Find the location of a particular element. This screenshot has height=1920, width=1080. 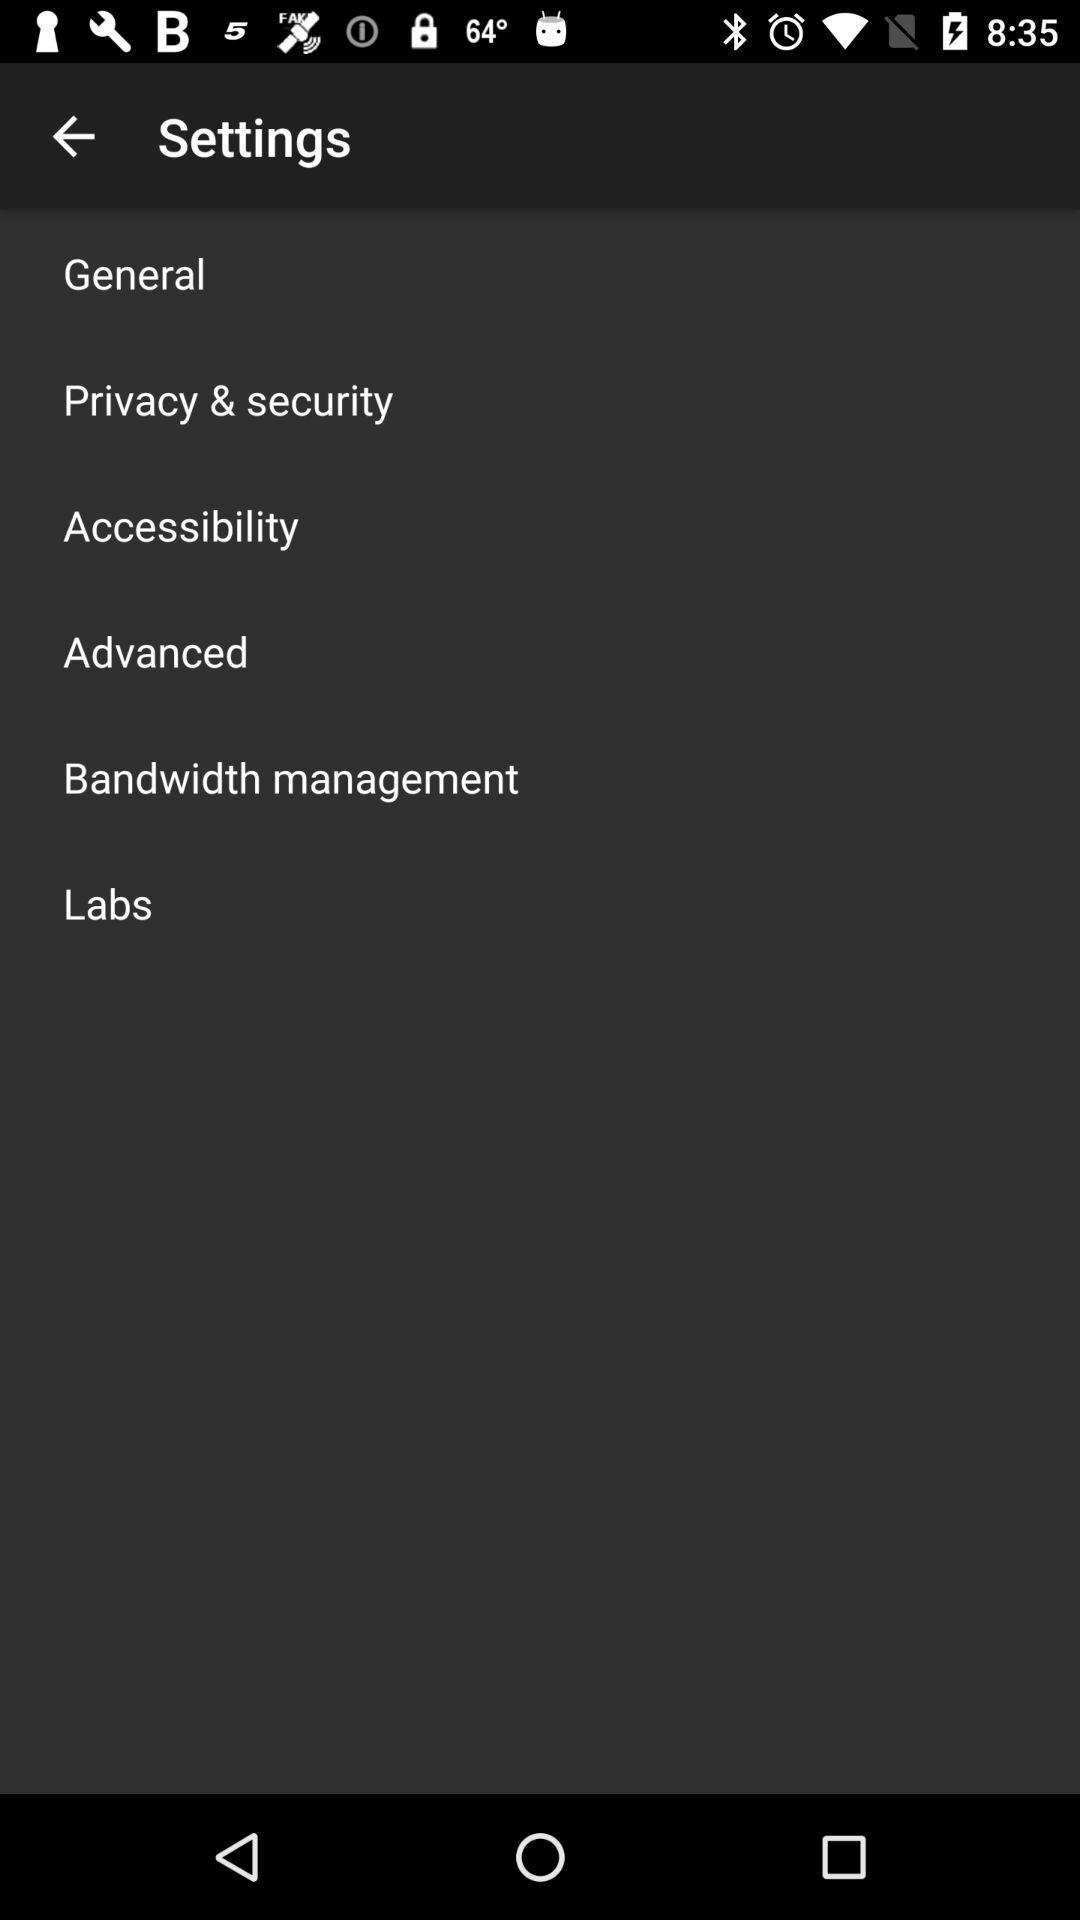

the app below the accessibility app is located at coordinates (154, 651).